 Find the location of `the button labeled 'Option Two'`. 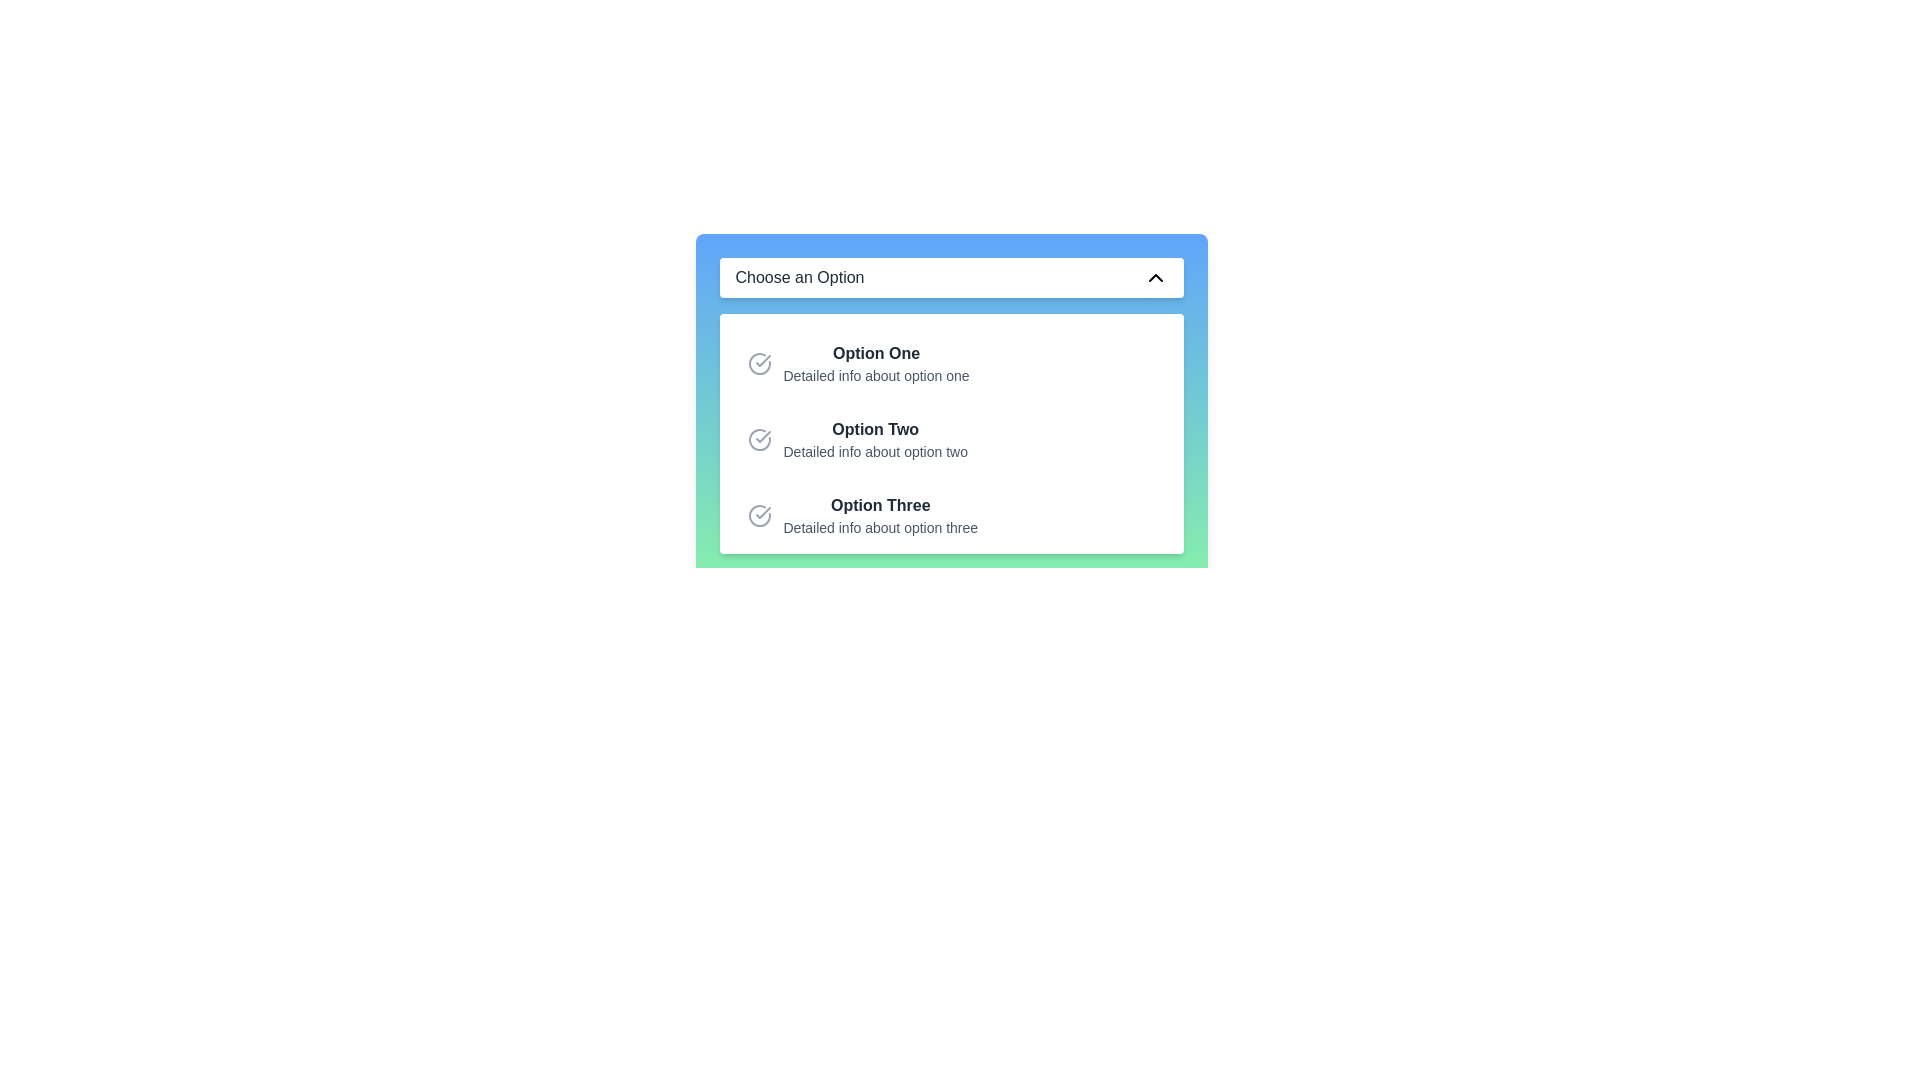

the button labeled 'Option Two' is located at coordinates (875, 438).